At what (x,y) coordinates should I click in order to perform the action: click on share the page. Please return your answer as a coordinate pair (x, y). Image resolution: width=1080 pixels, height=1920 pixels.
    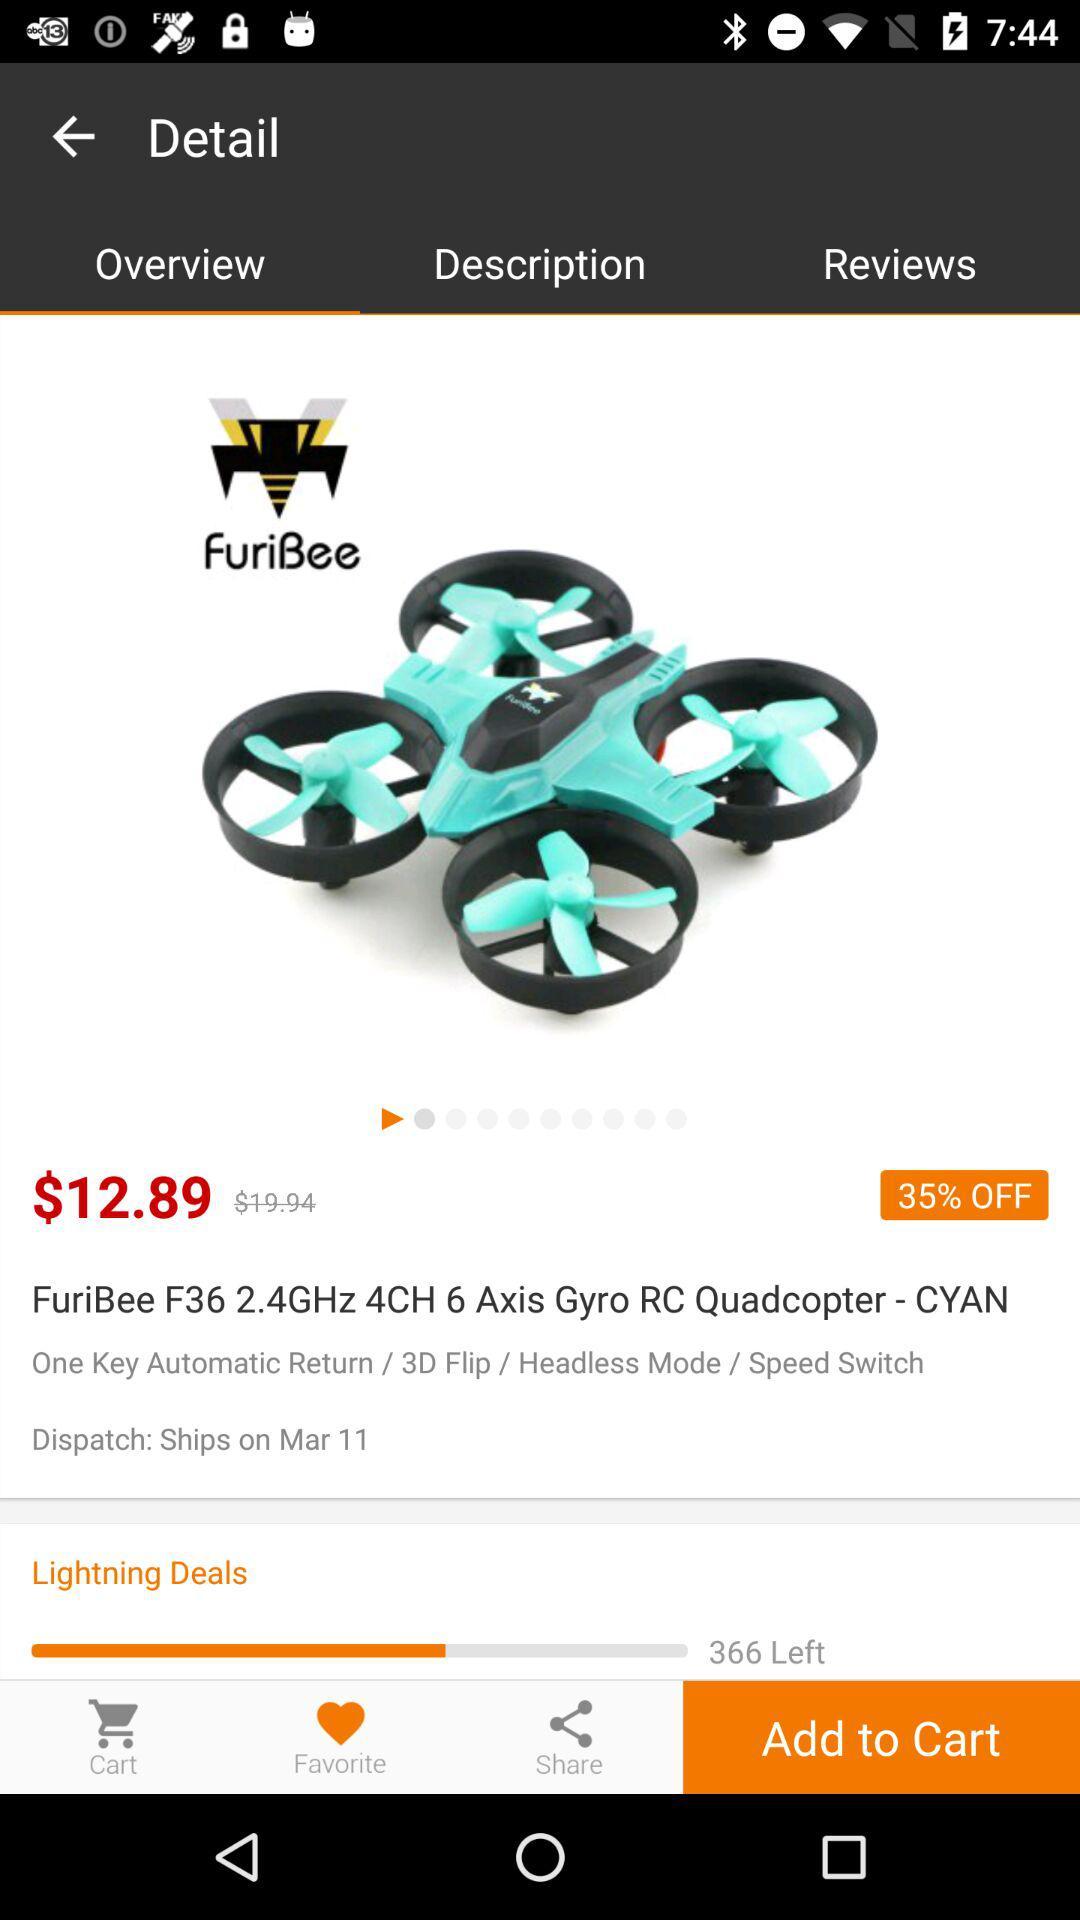
    Looking at the image, I should click on (569, 1736).